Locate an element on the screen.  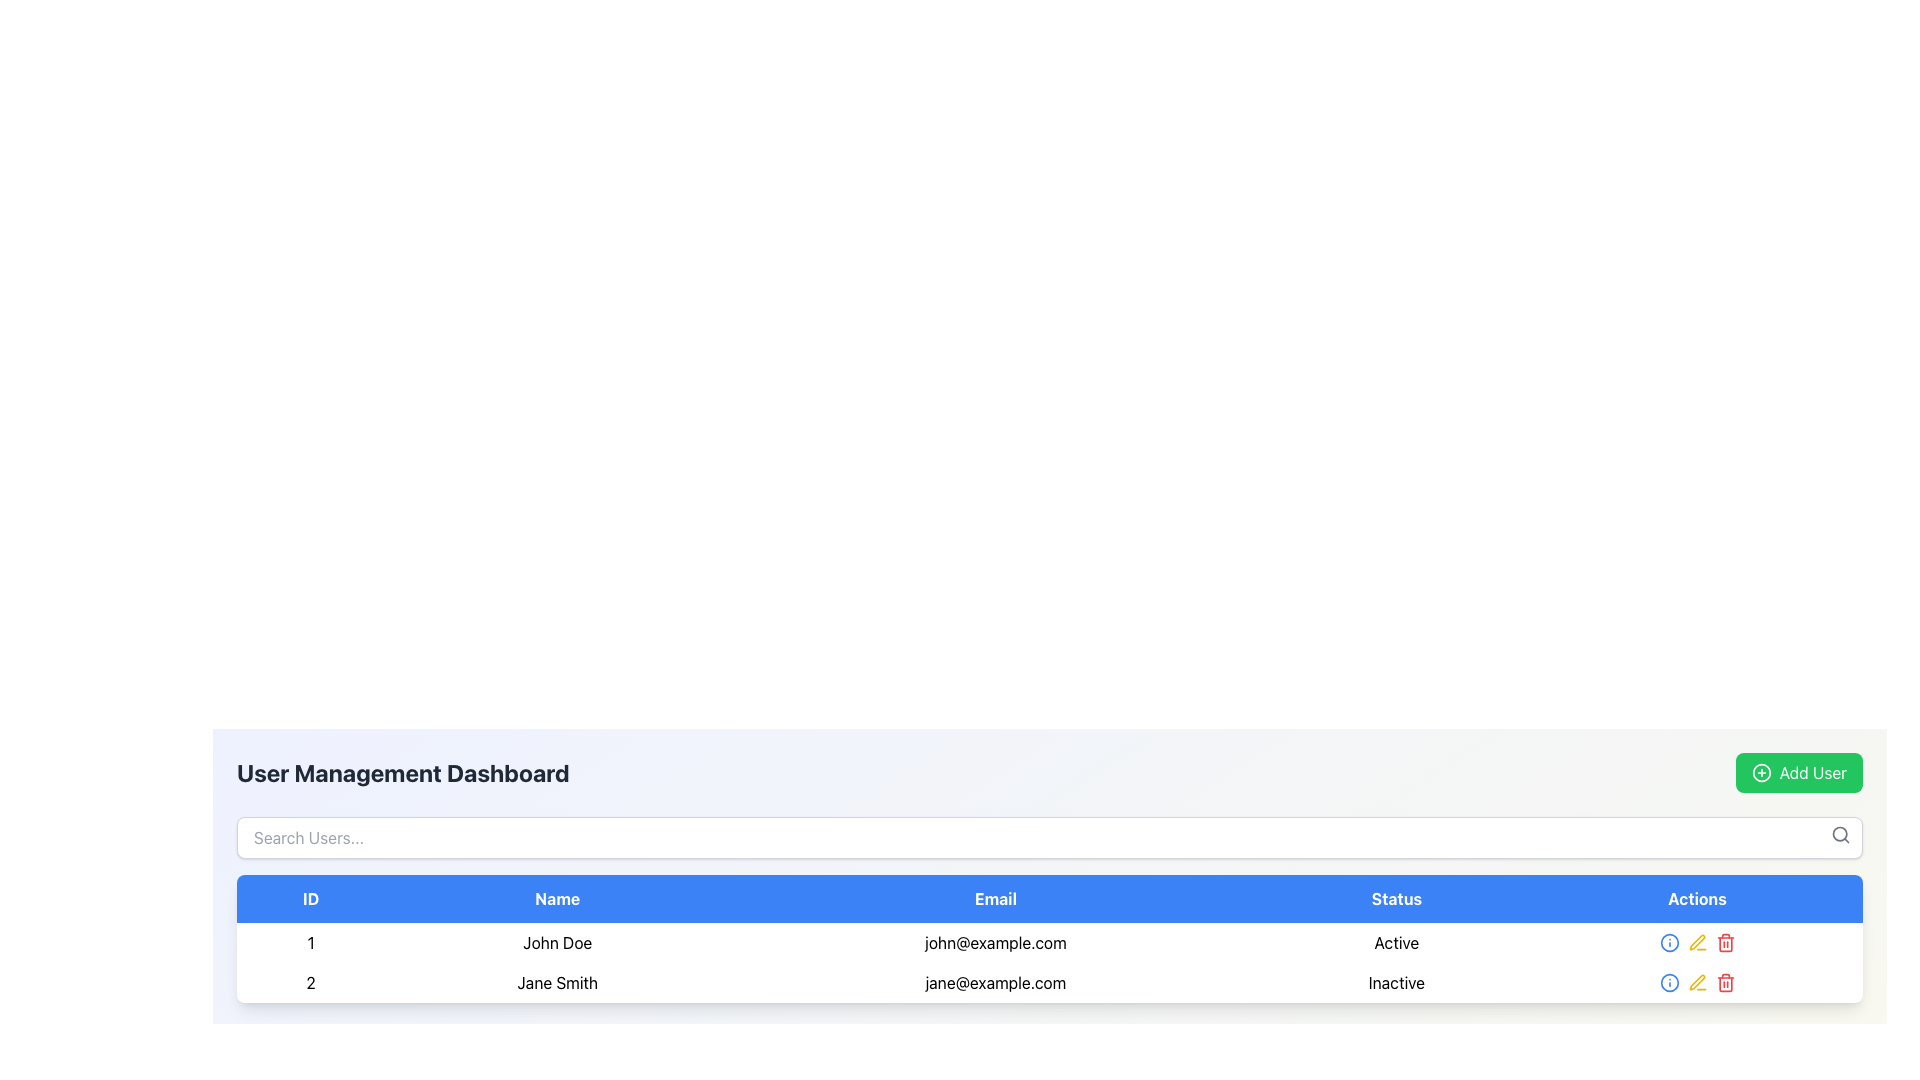
circular SVG graphic located in the 'Actions' column of the table corresponding to the user 'John Doe'. This graphic serves as an interactive element representing an informational or secondary action is located at coordinates (1669, 982).